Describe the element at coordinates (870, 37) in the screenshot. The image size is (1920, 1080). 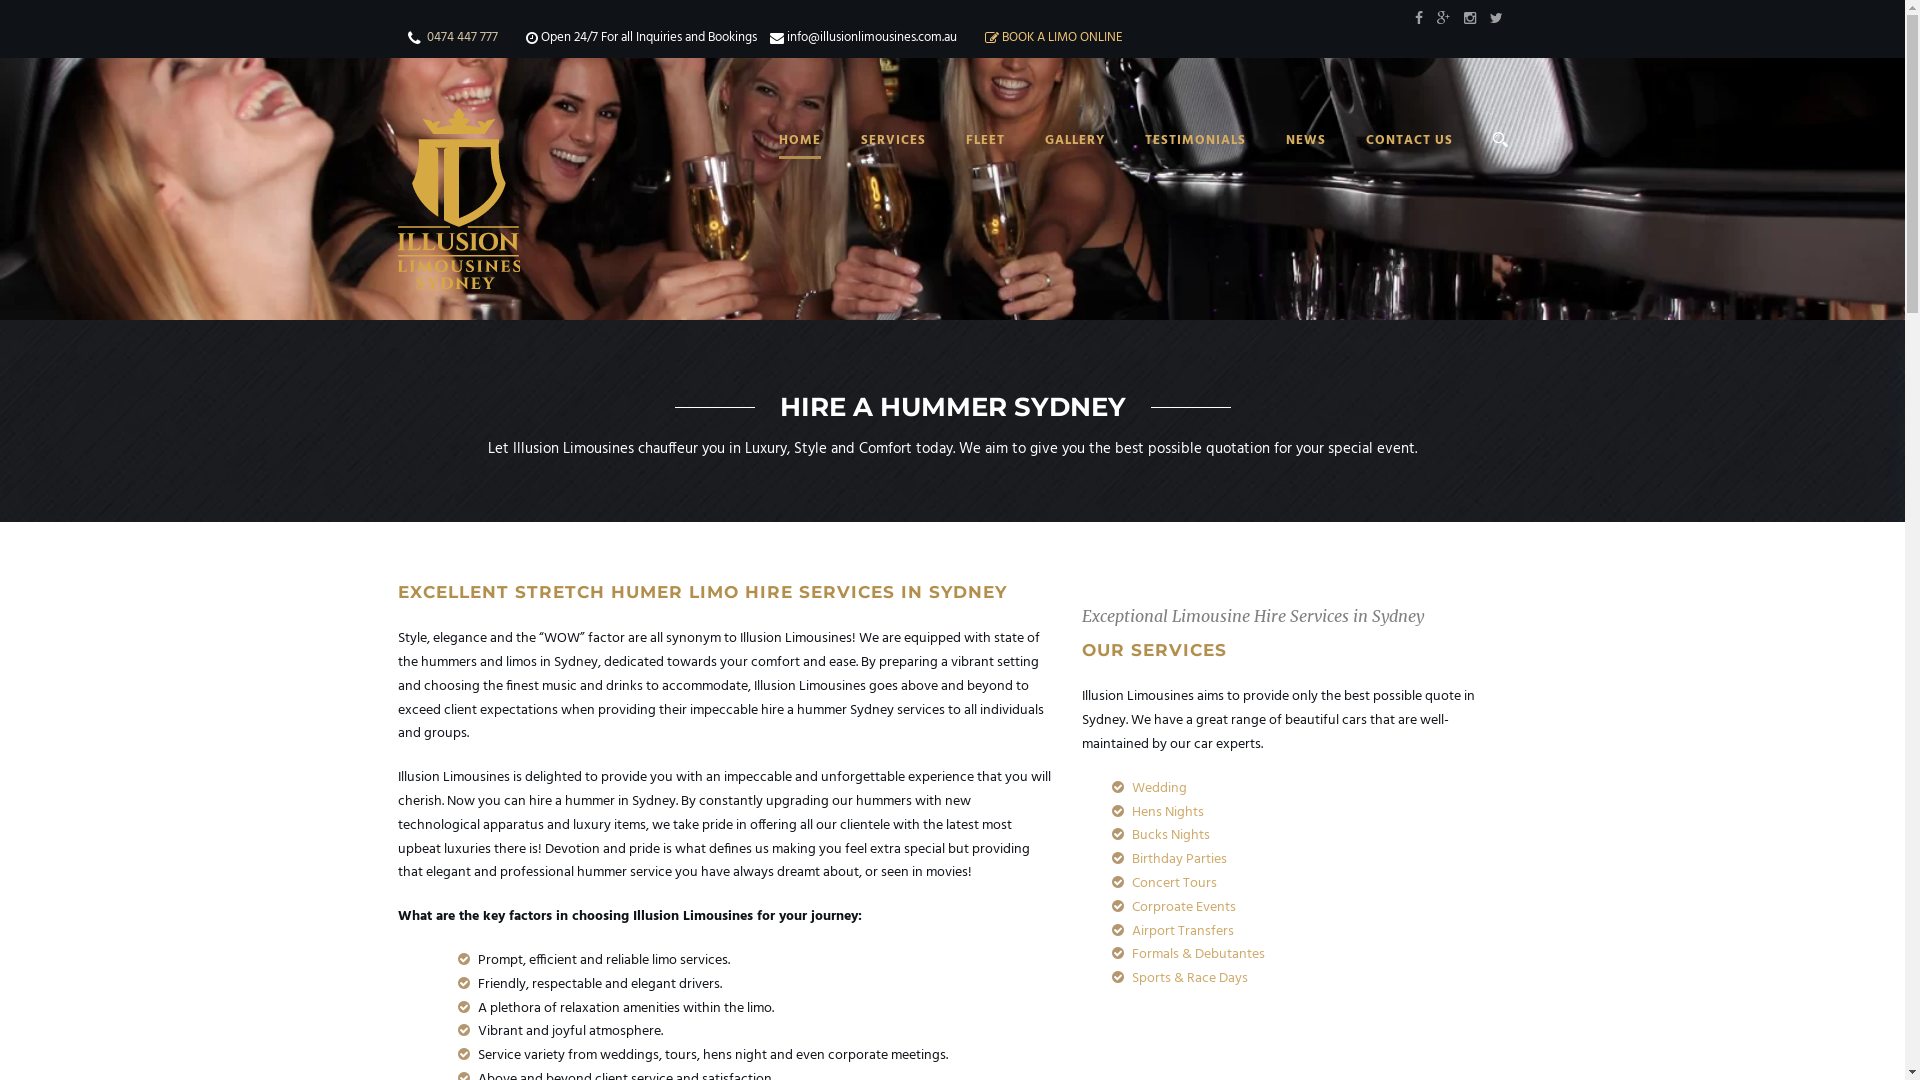
I see `'info@illusionlimousines.com.au'` at that location.